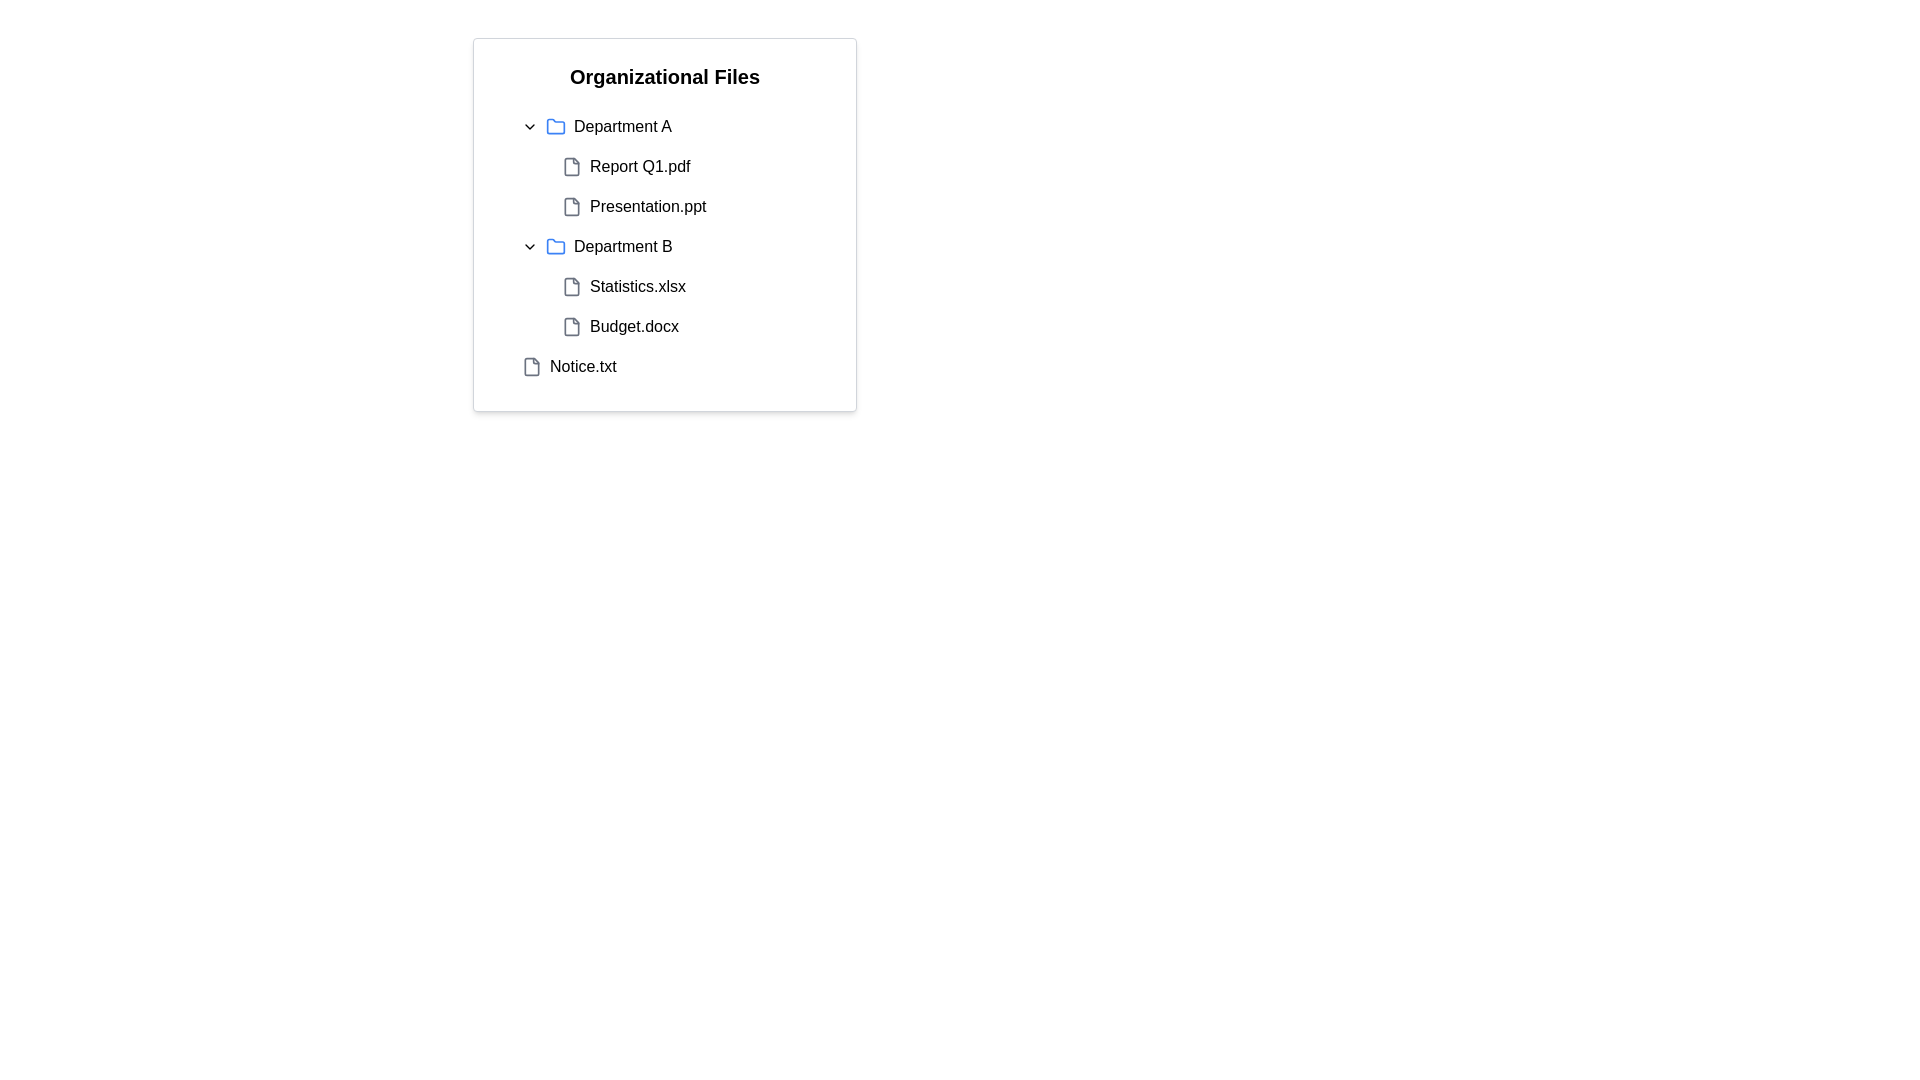 The image size is (1920, 1080). What do you see at coordinates (640, 165) in the screenshot?
I see `the text label 'Report Q1.pdf' in the 'Department A' section` at bounding box center [640, 165].